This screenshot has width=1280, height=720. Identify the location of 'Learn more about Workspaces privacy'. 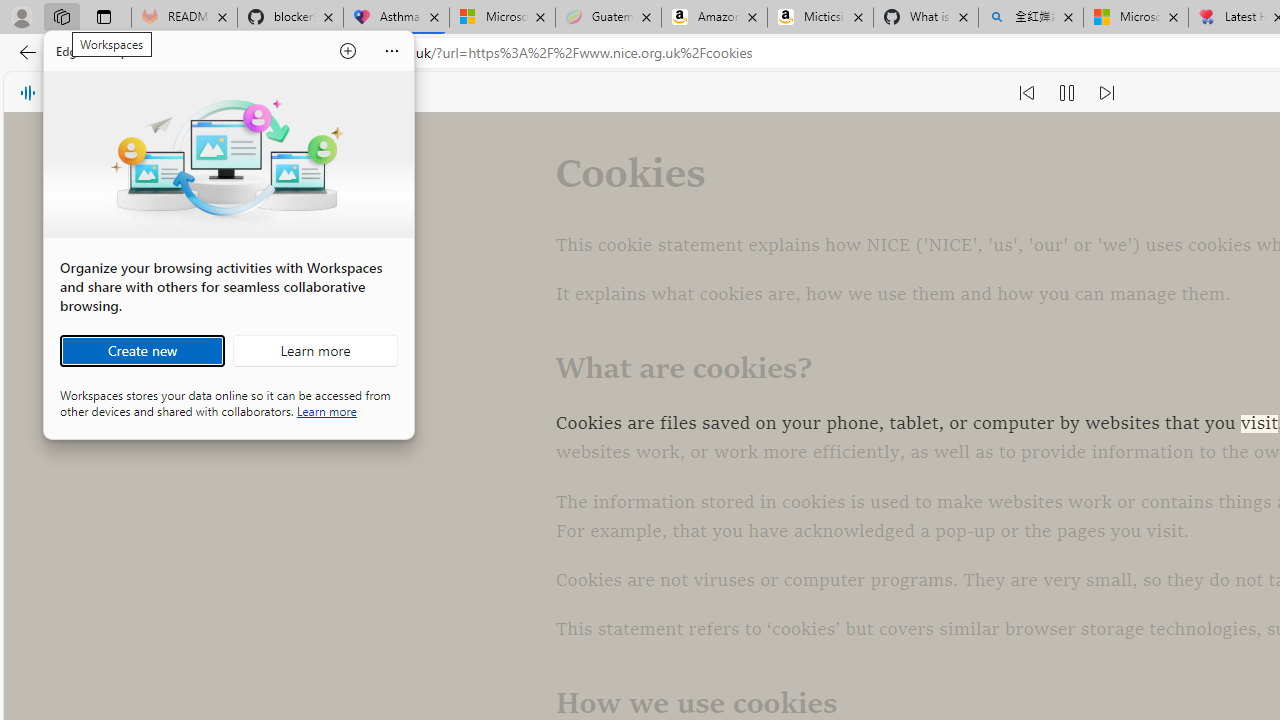
(326, 409).